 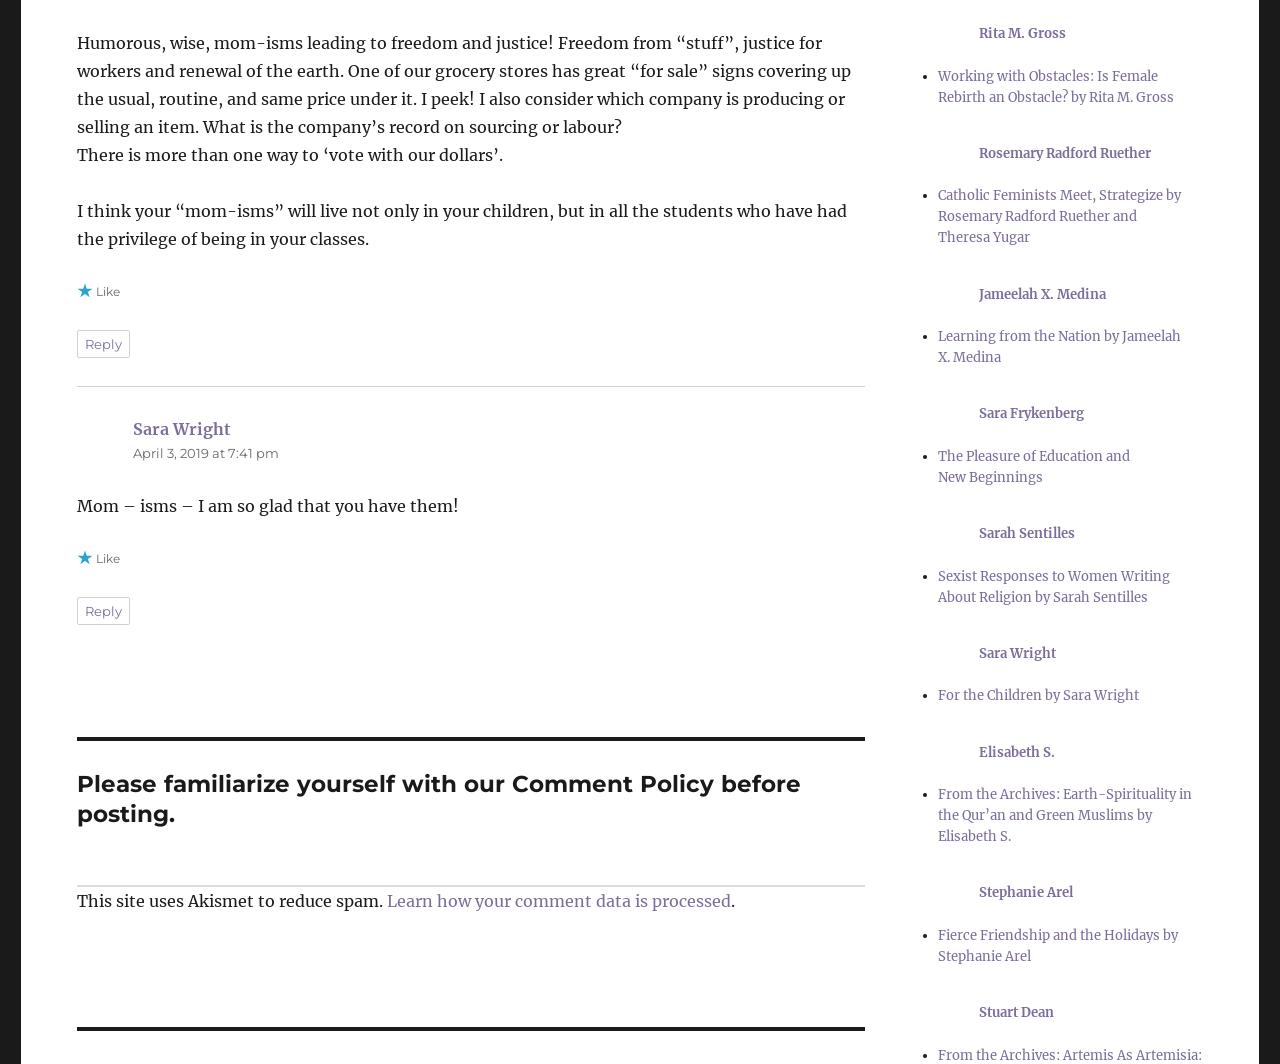 I want to click on 'There is more than one way to ‘vote with our dollars’.', so click(x=289, y=153).